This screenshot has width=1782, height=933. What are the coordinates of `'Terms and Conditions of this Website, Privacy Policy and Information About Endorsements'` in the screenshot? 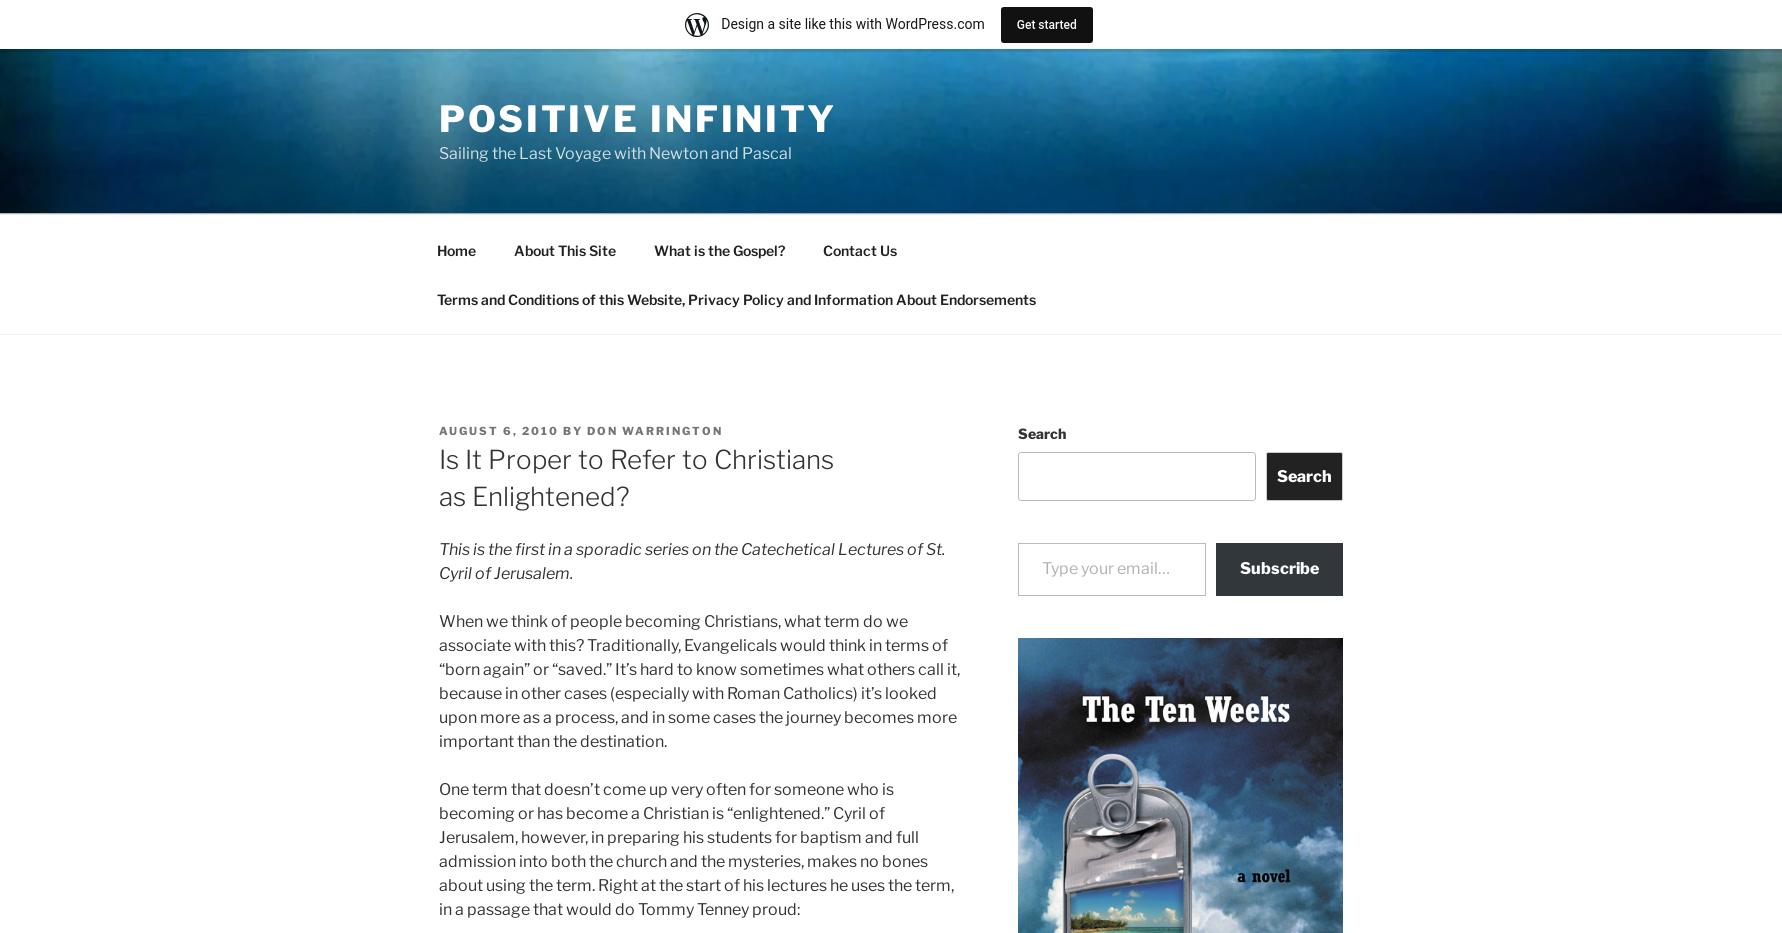 It's located at (735, 298).